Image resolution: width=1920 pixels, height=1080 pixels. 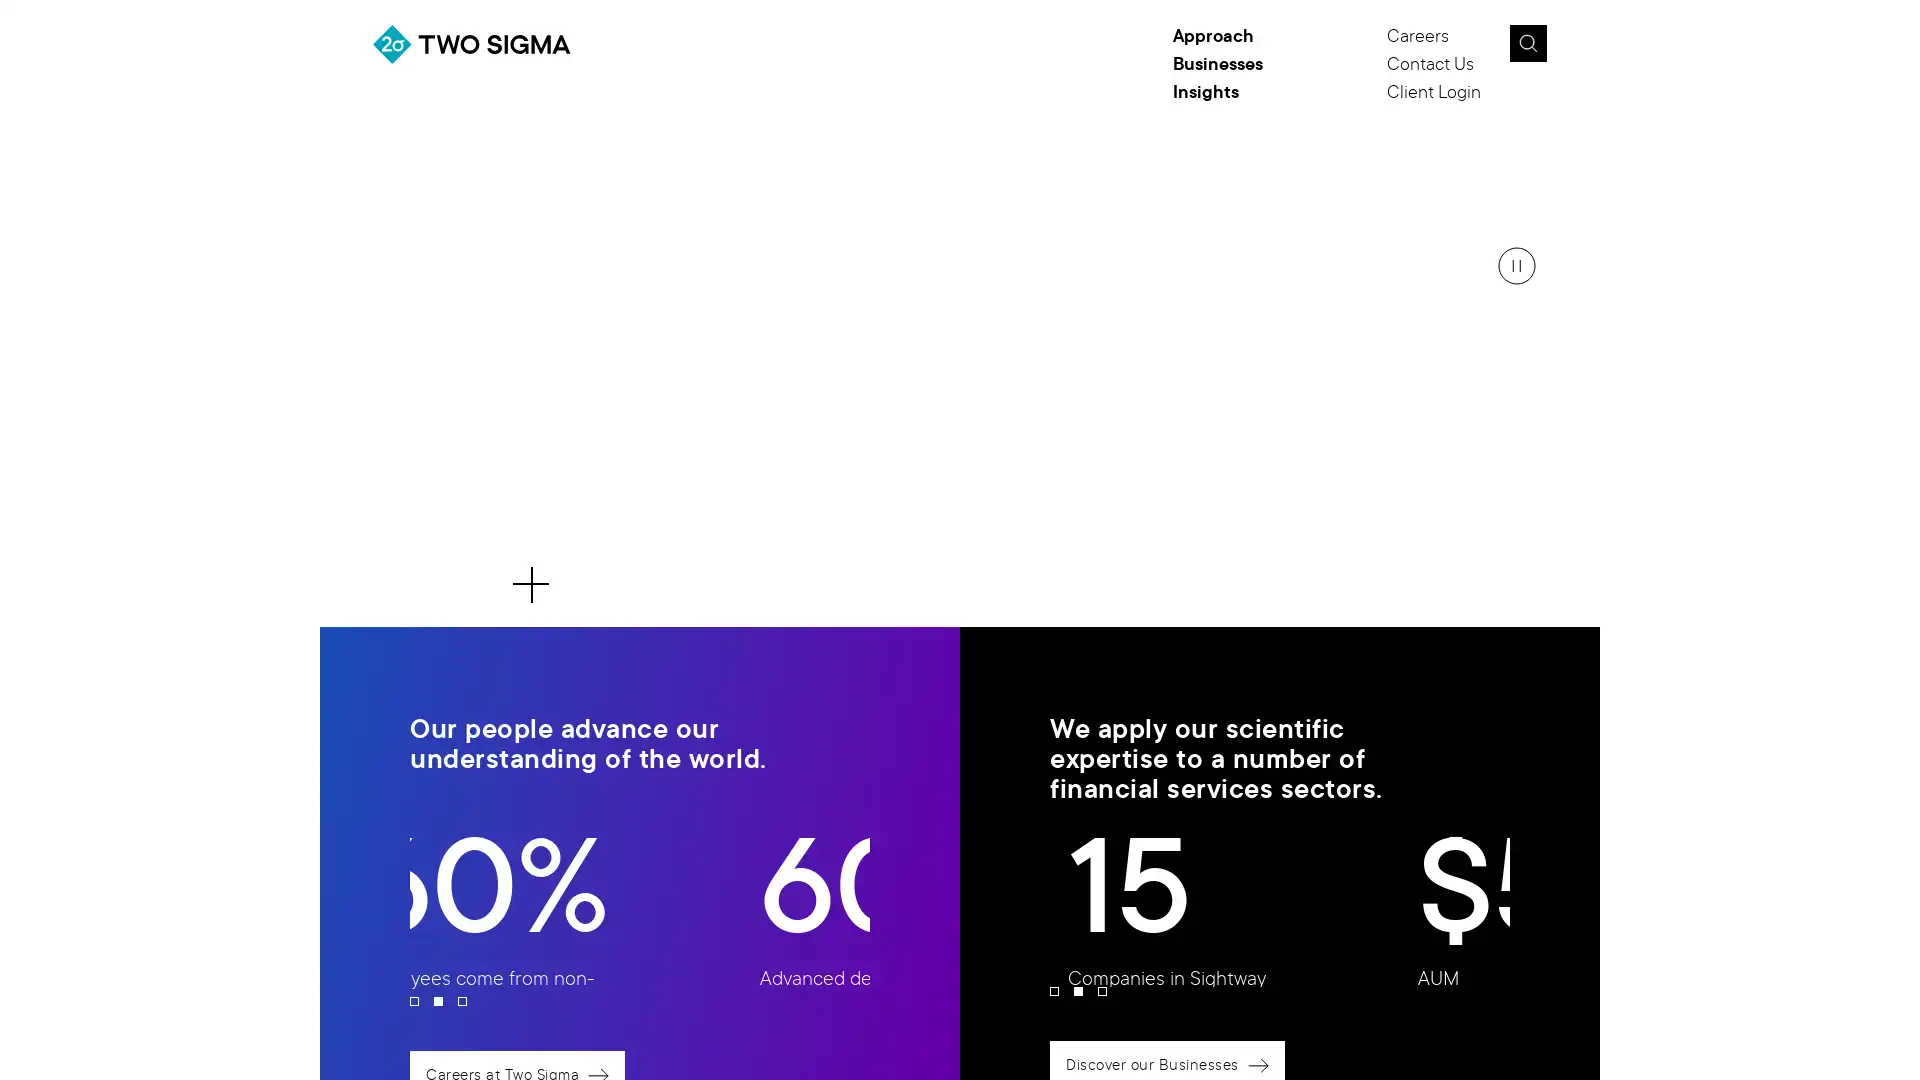 I want to click on Pause, so click(x=1516, y=265).